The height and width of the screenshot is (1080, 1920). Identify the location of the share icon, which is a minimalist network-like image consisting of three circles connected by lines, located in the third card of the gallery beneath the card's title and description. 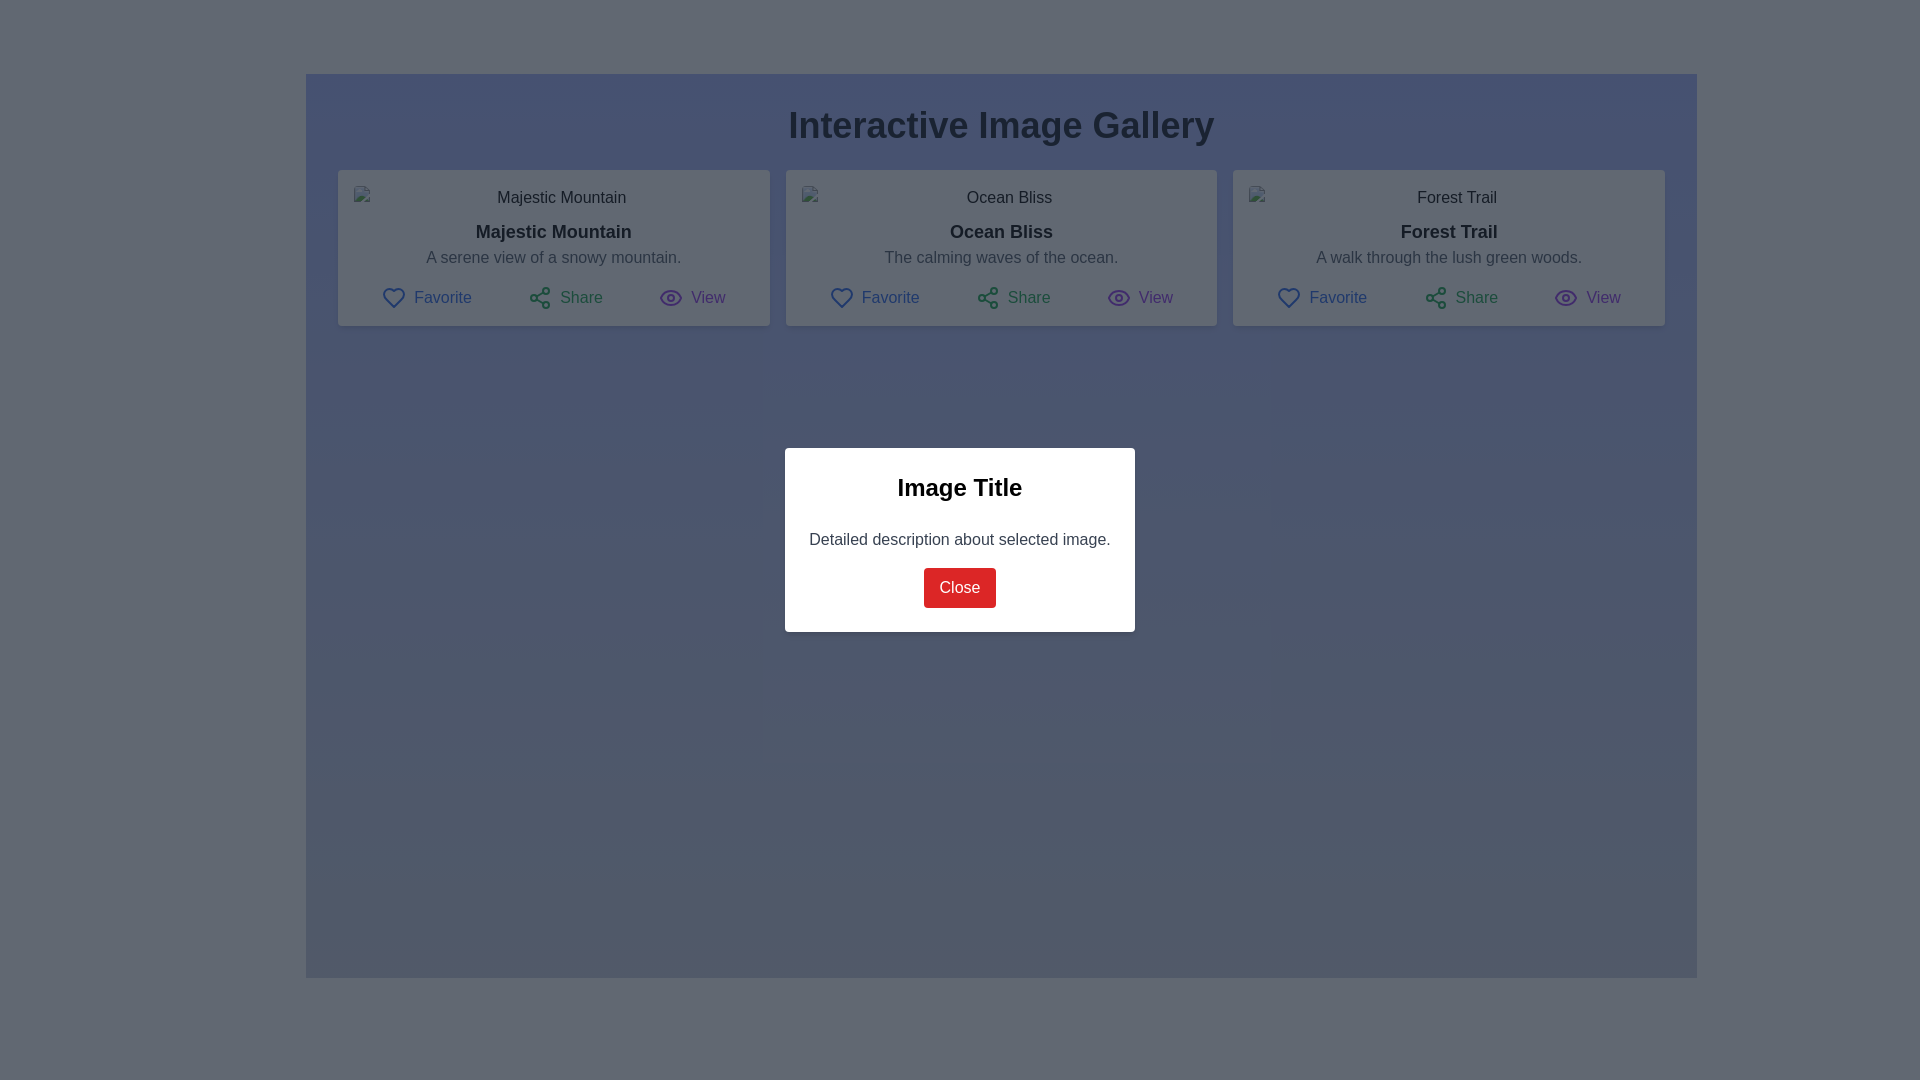
(1434, 297).